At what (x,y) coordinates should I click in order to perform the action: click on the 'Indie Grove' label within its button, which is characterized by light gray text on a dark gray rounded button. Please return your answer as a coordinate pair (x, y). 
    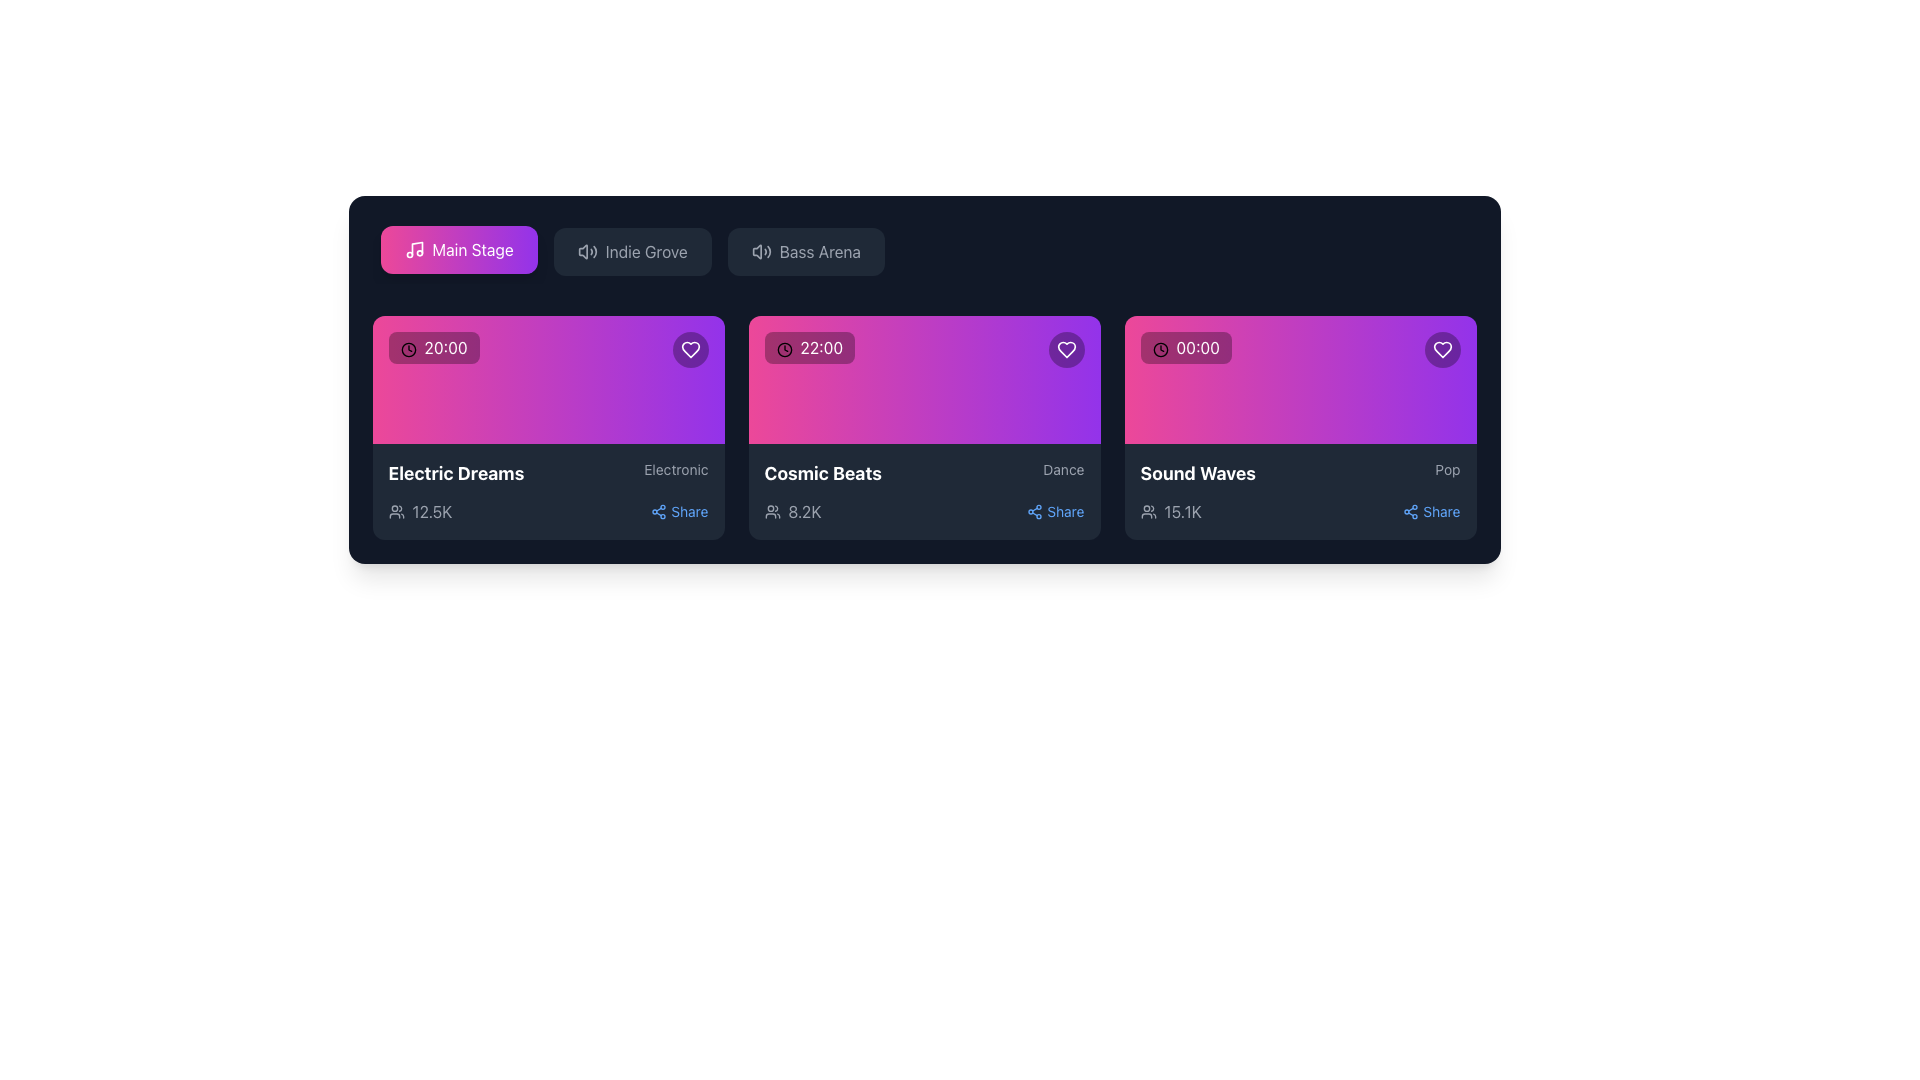
    Looking at the image, I should click on (646, 250).